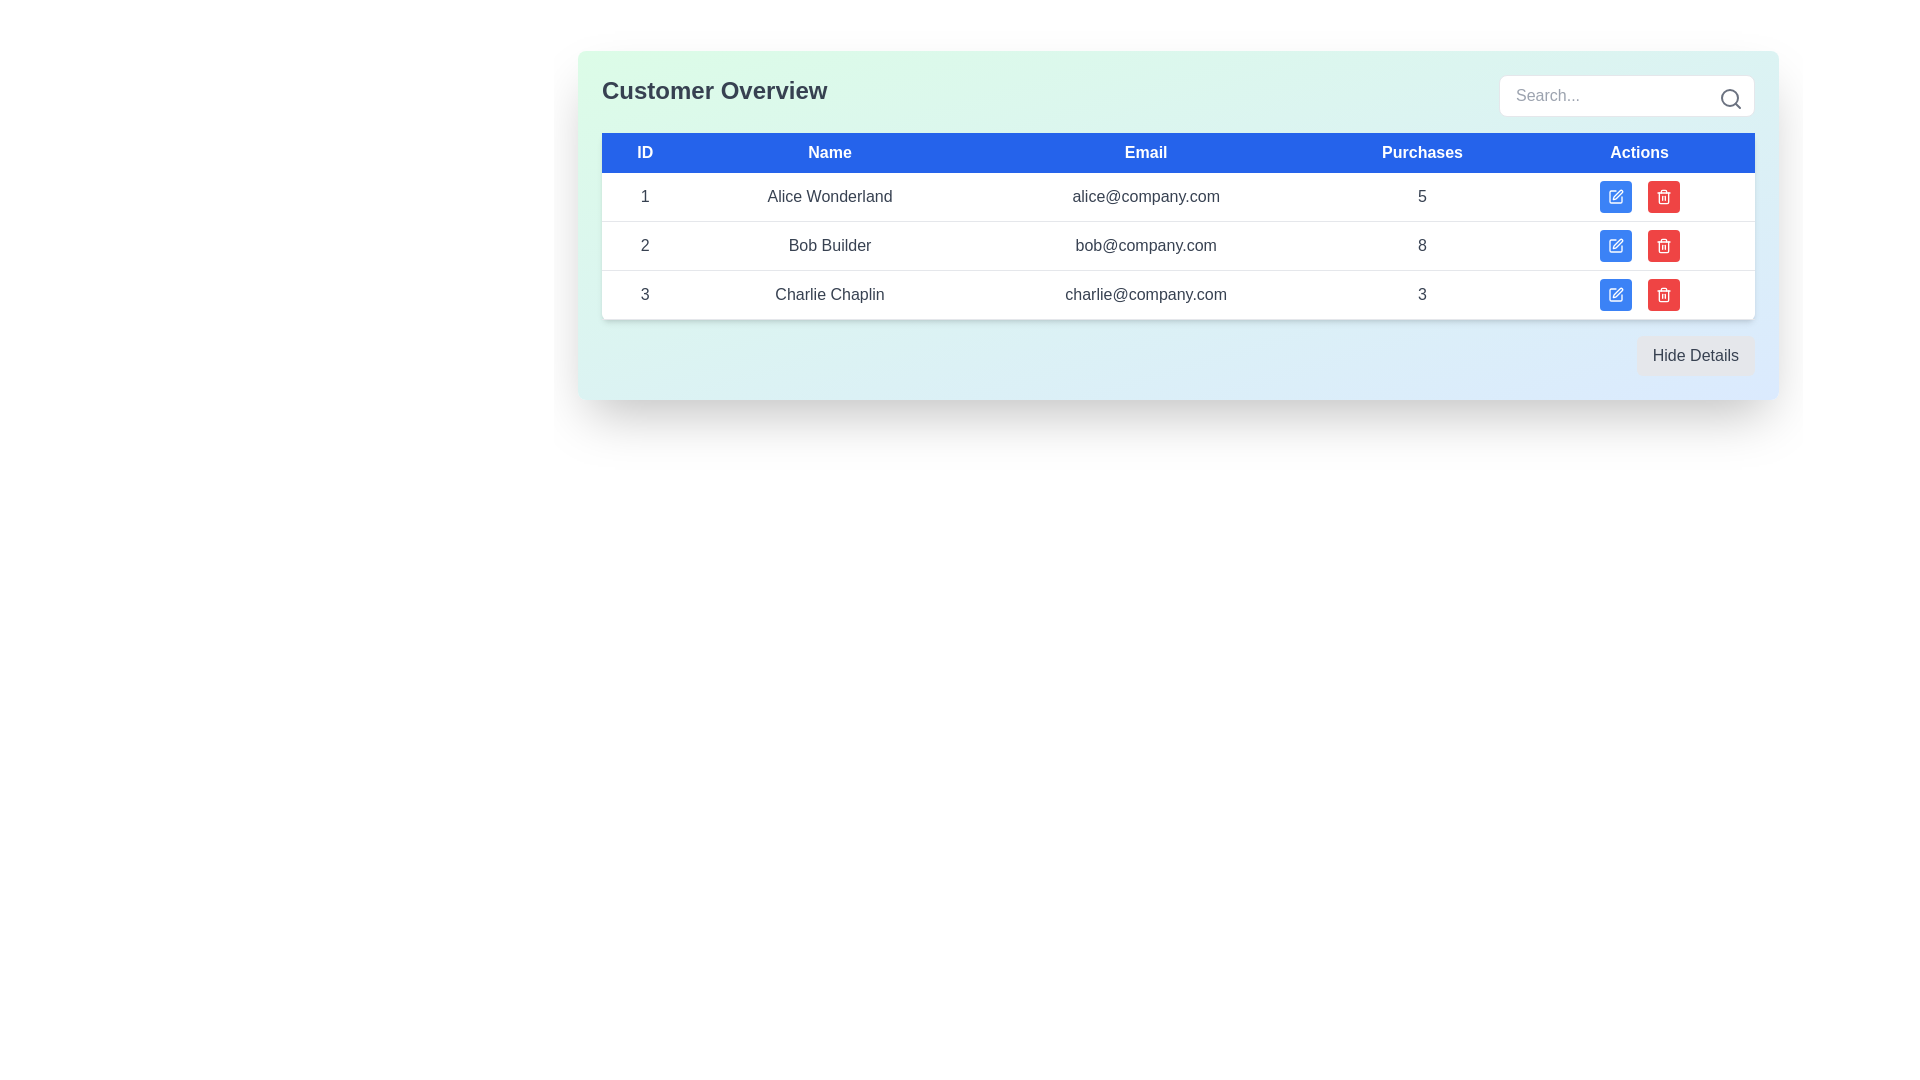 This screenshot has height=1080, width=1920. I want to click on the 'Purchases' column header, which is a rectangular button-like text area displaying the word 'Purchases' in white on a blue background, to sort the data, so click(1421, 152).